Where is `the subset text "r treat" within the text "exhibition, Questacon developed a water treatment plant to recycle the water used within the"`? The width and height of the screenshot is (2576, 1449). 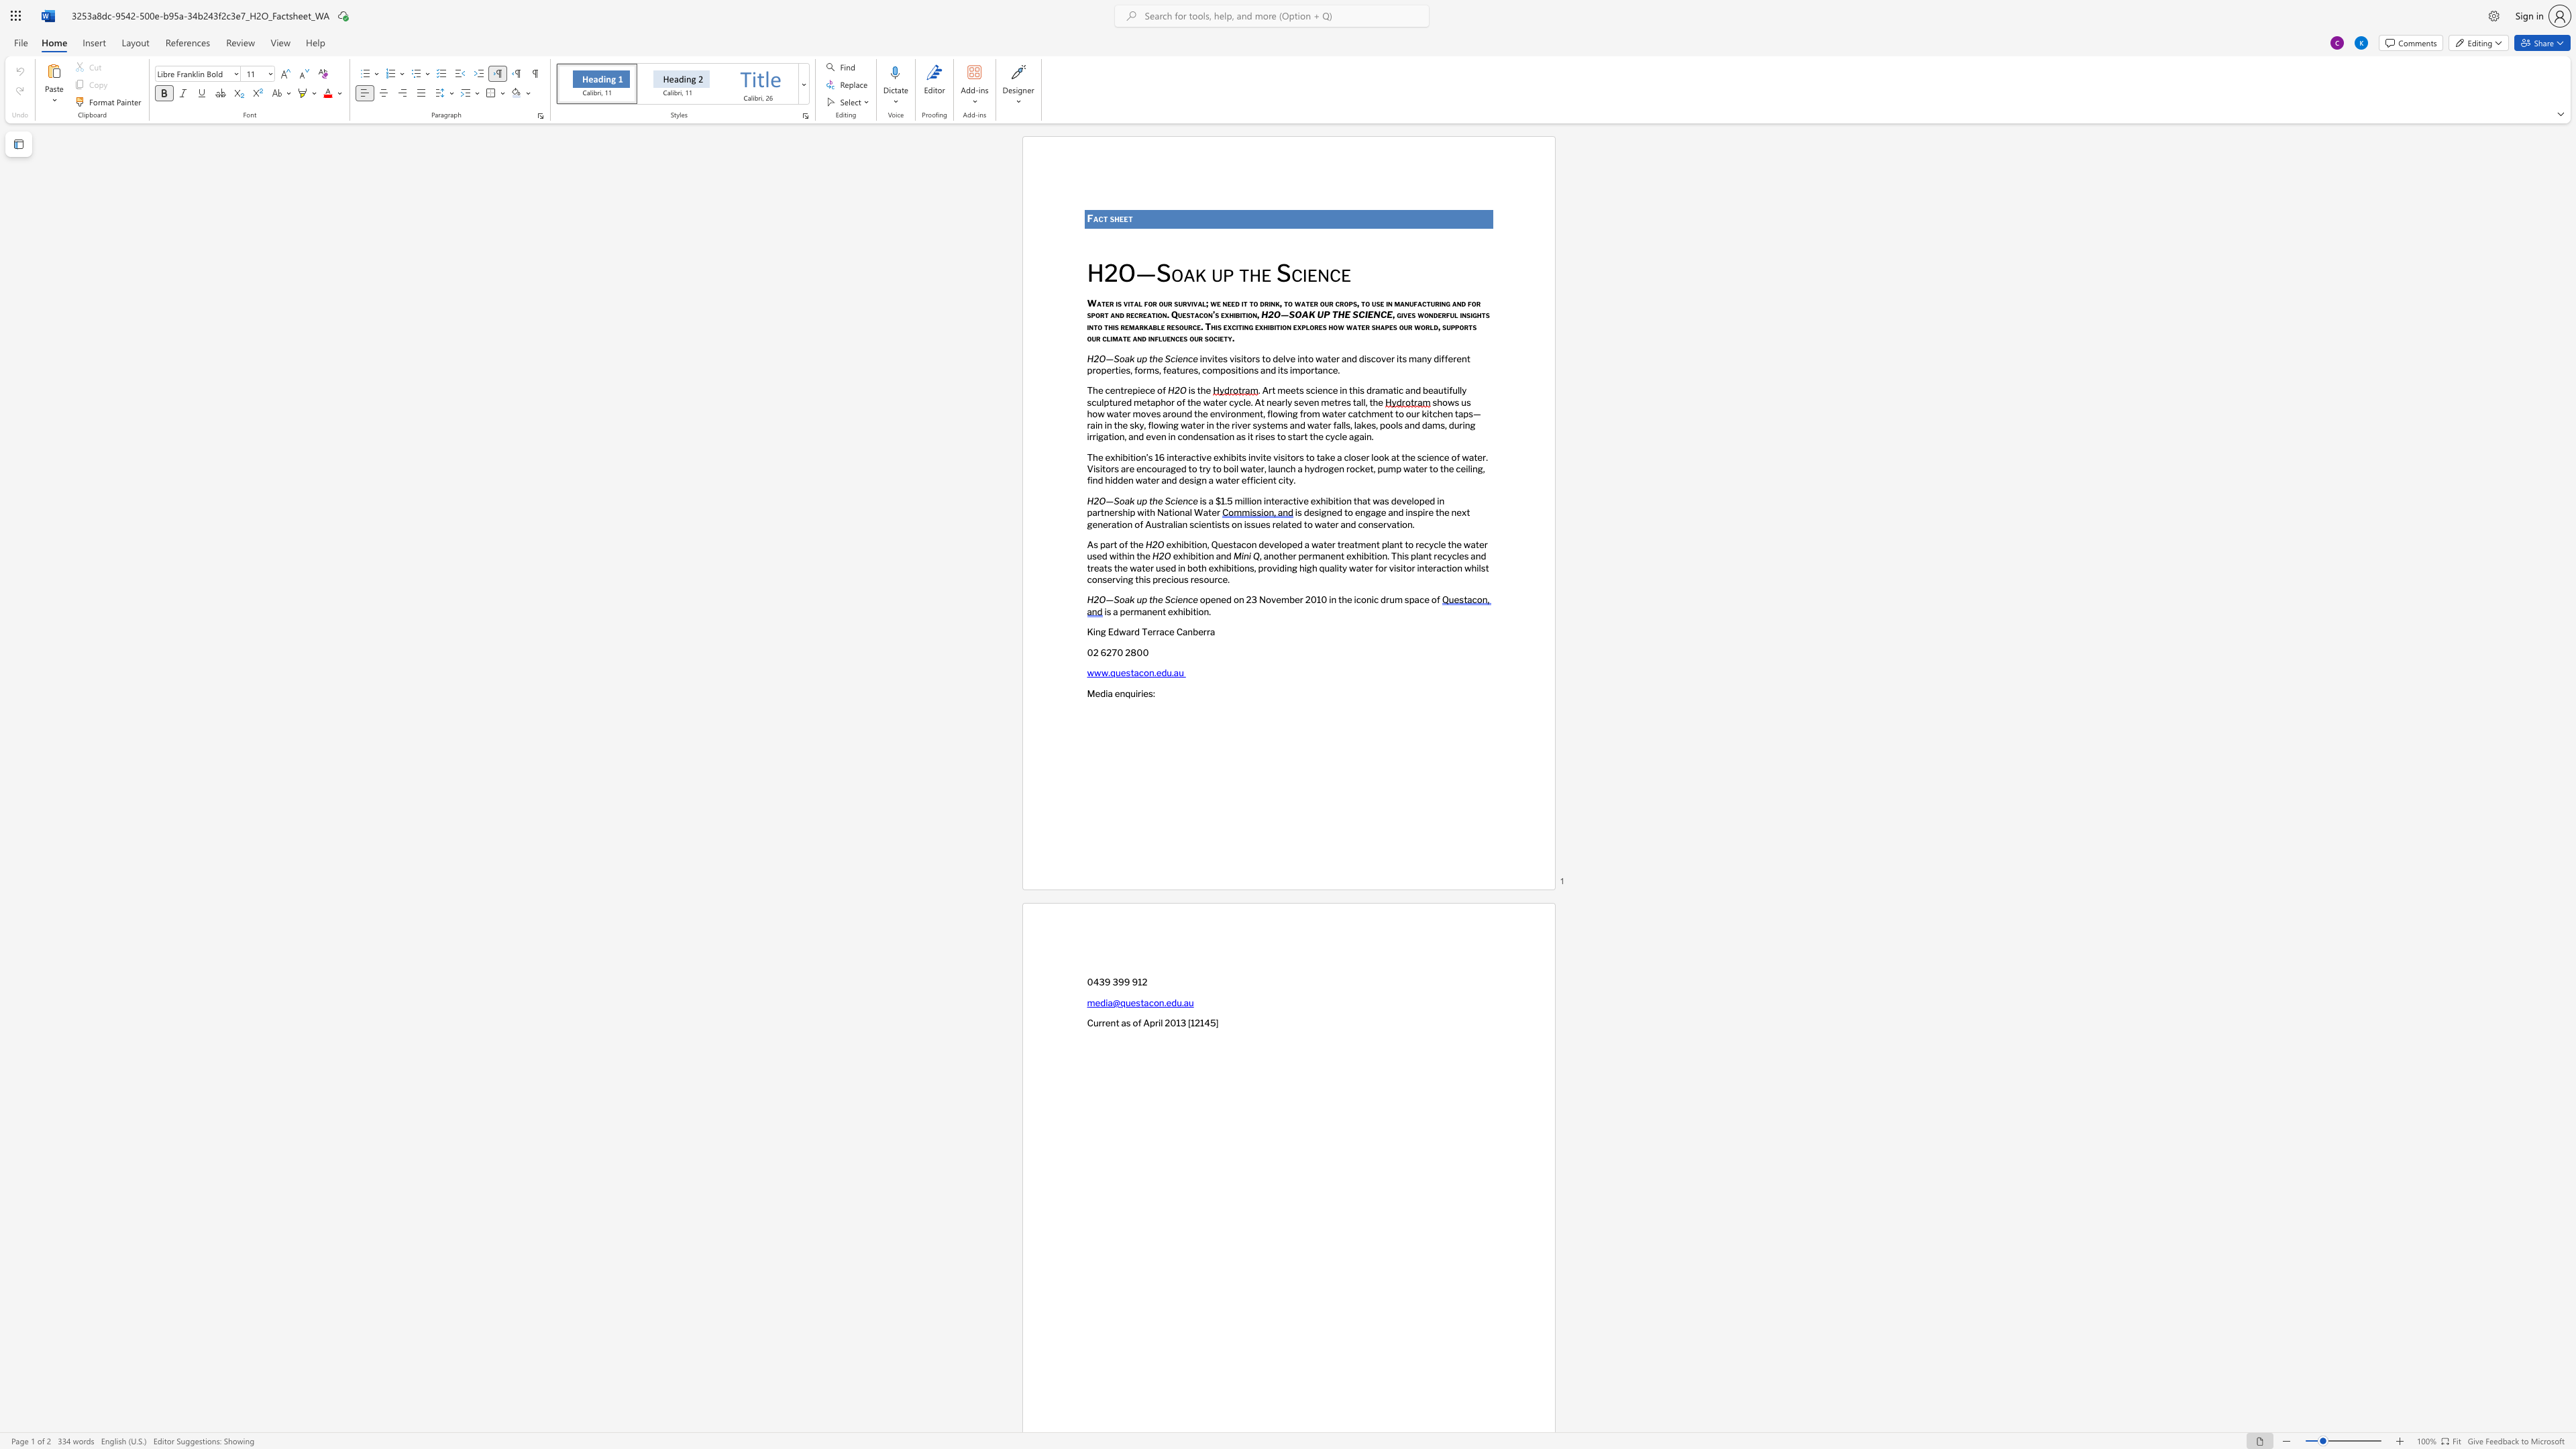
the subset text "r treat" within the text "exhibition, Questacon developed a water treatment plant to recycle the water used within the" is located at coordinates (1331, 543).